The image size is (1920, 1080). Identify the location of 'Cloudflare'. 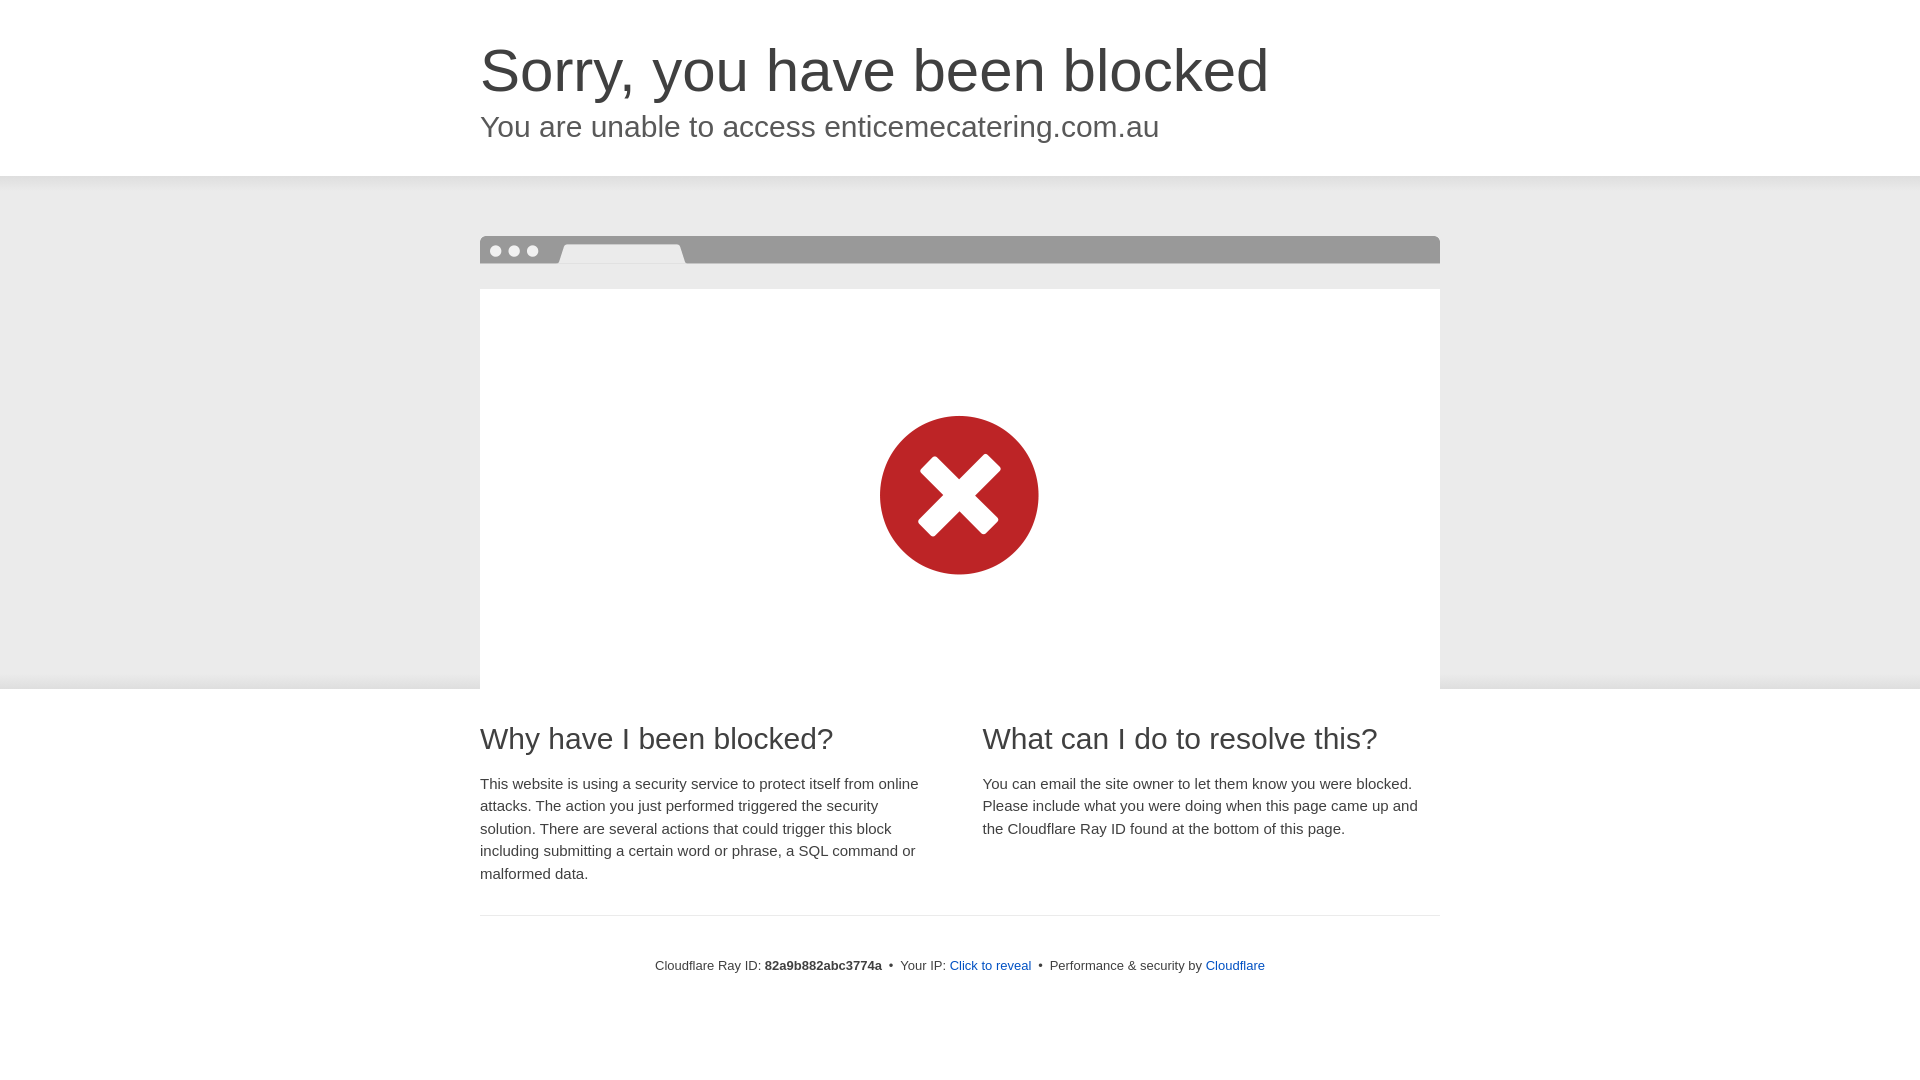
(1234, 964).